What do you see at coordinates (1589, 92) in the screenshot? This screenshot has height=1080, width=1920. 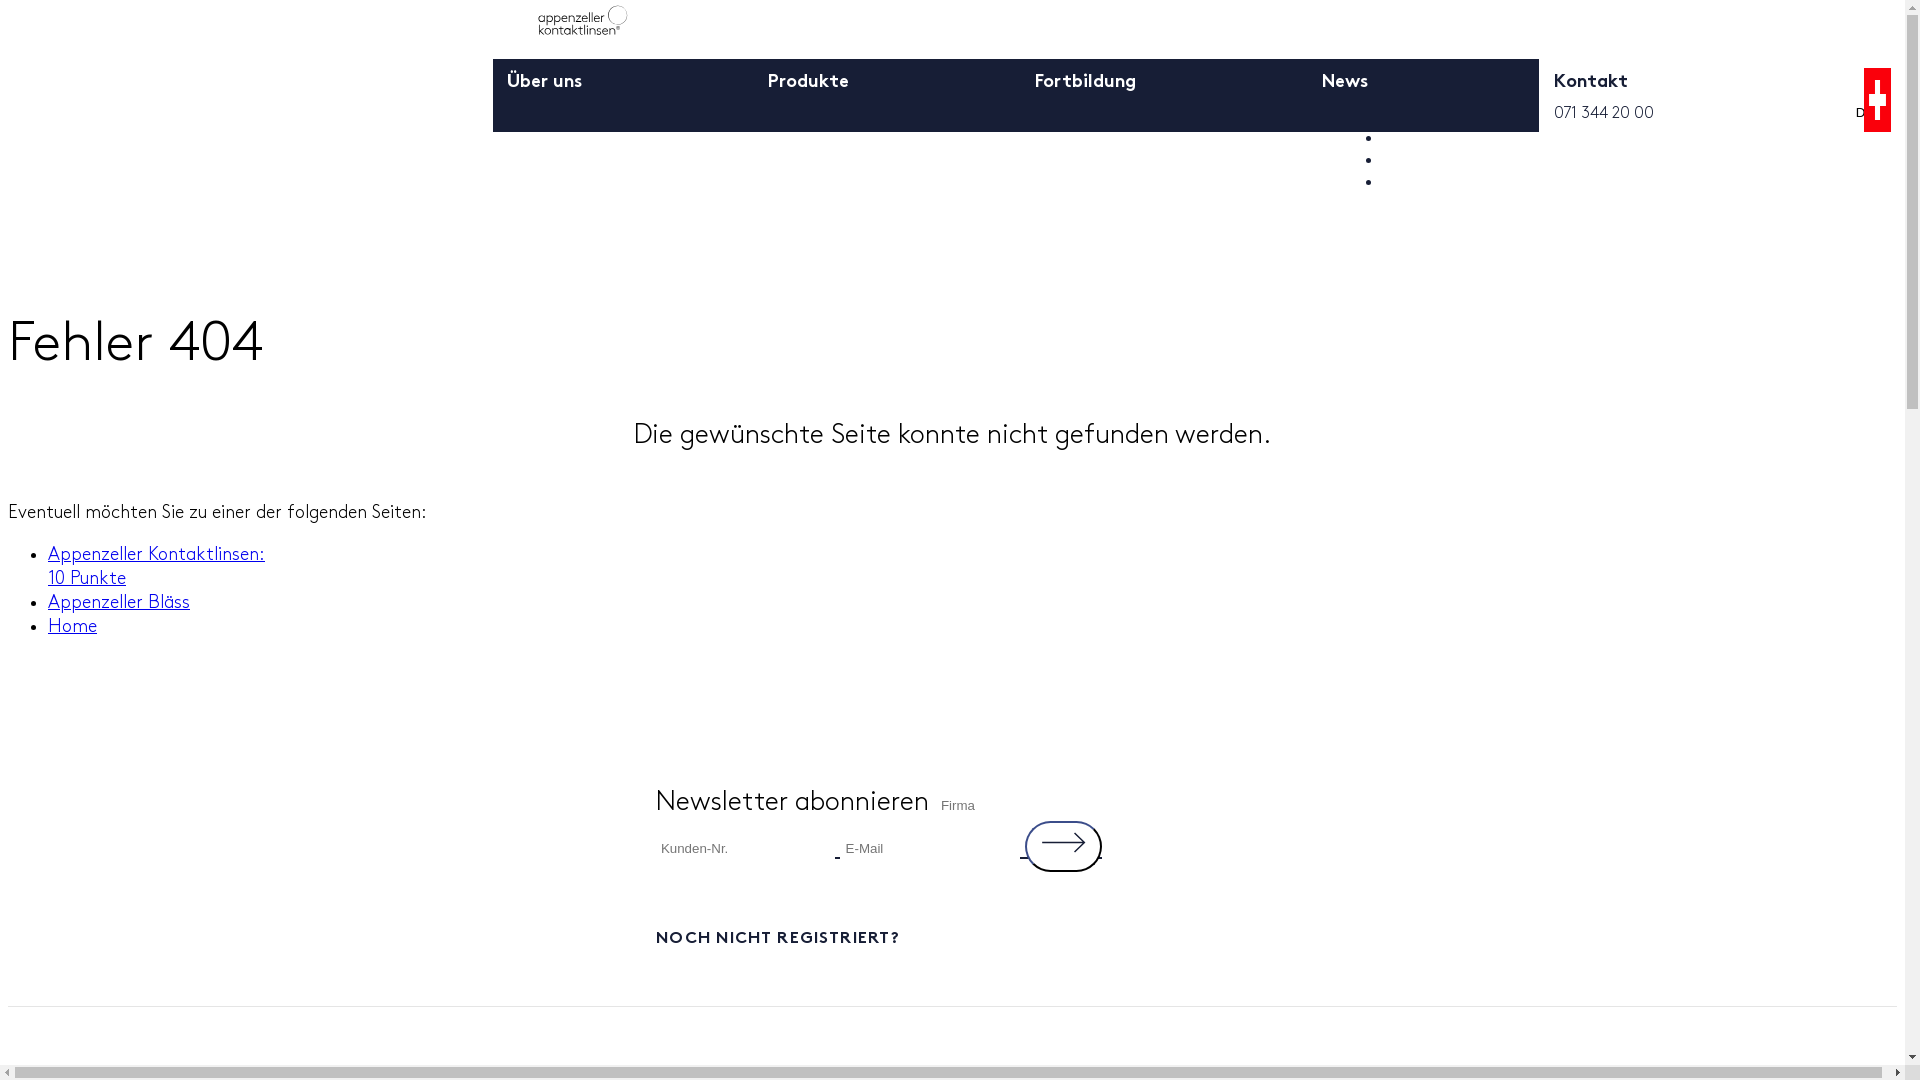 I see `'Kontakt'` at bounding box center [1589, 92].